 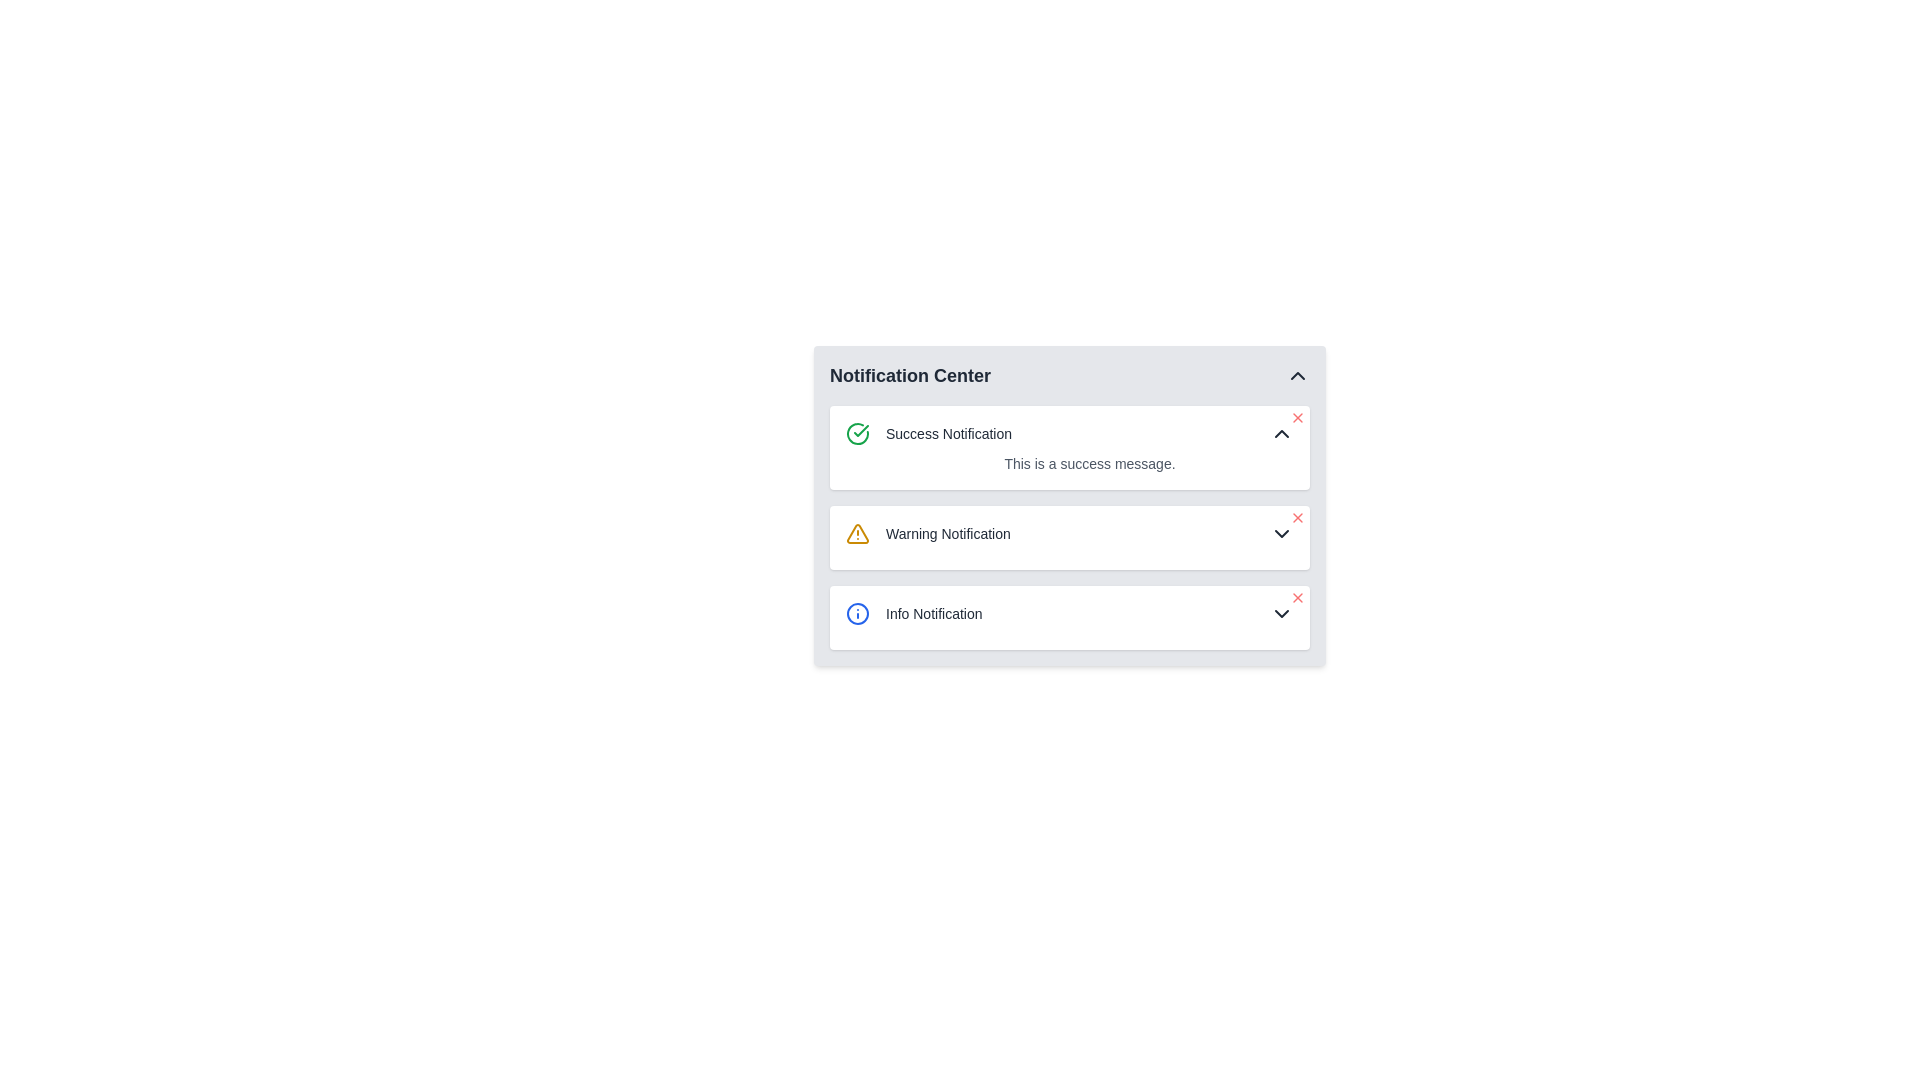 I want to click on the green success icon located within the 'Success Notification' entry in the Notification Center, positioned to the left of the notification title text, so click(x=861, y=430).